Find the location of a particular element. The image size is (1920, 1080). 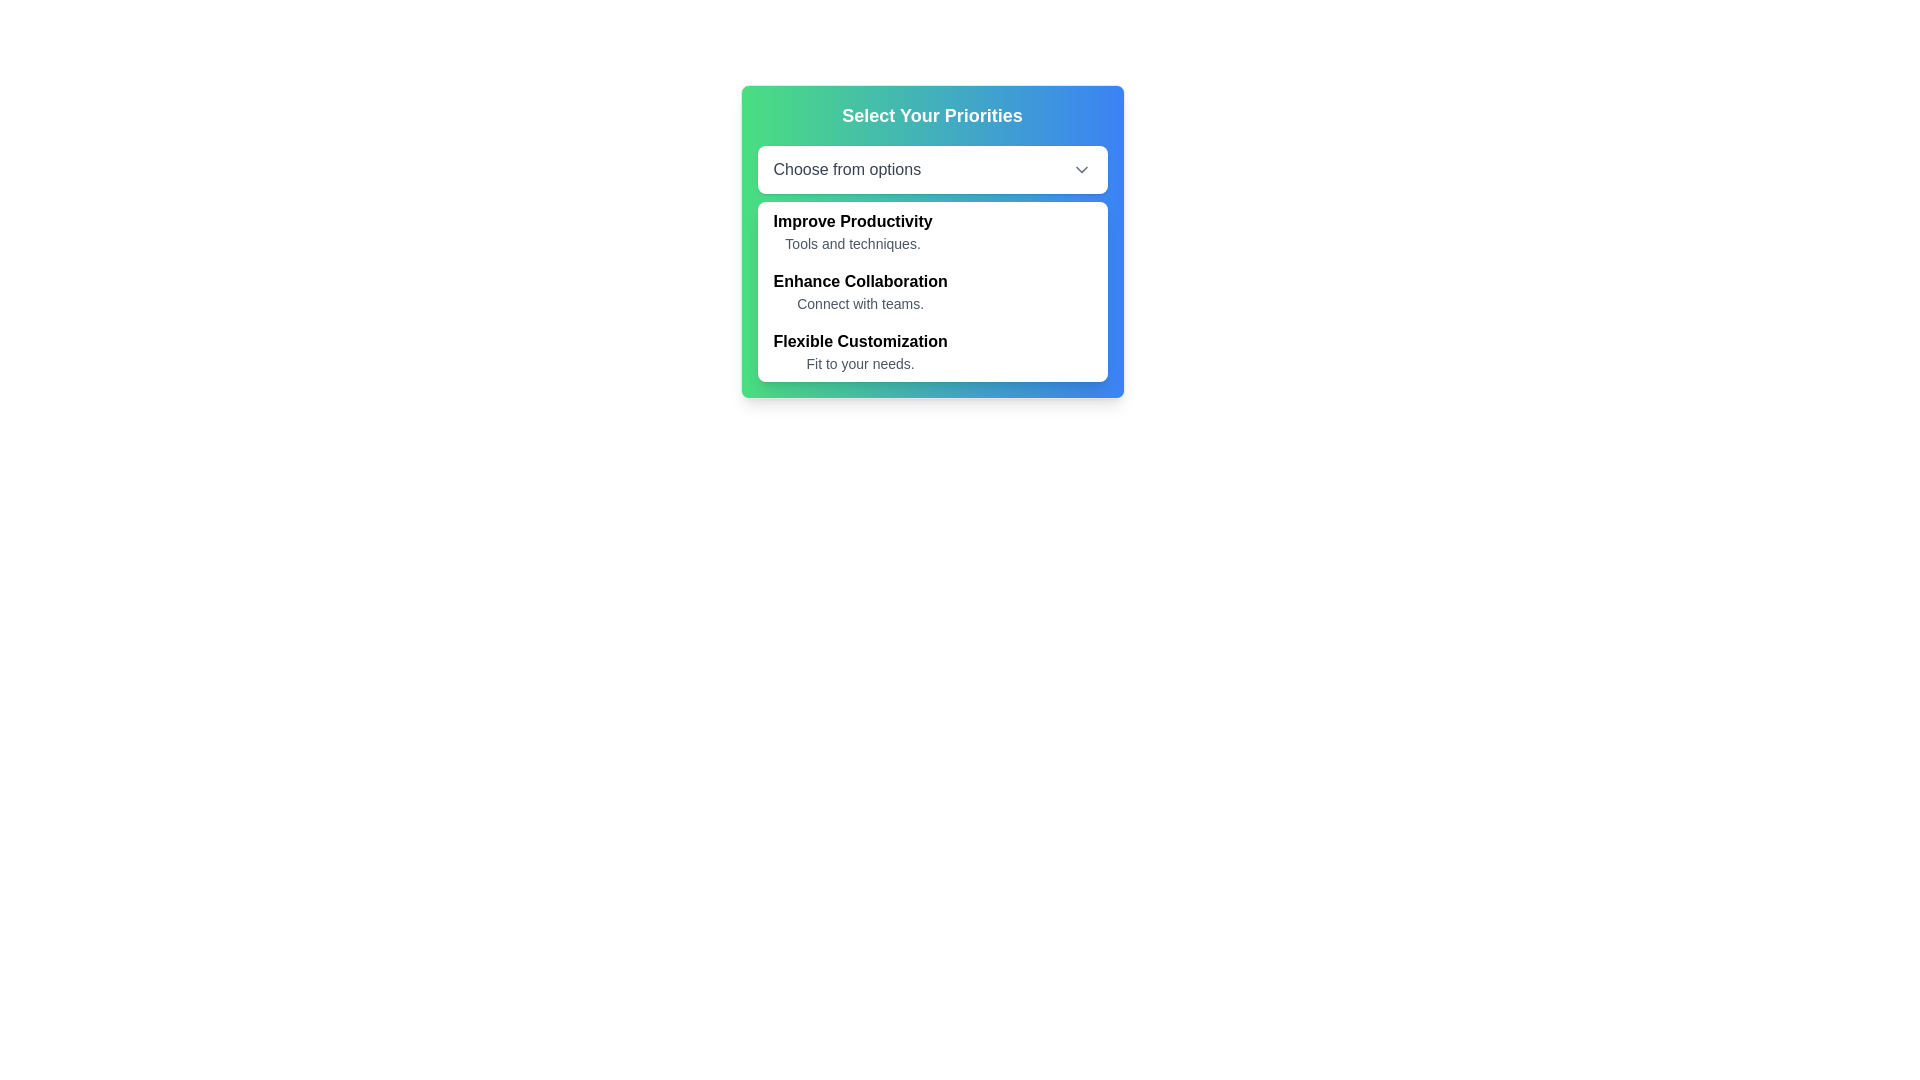

text label 'Flexible Customization' which is styled in bold font and located within a dropdown menu interface, positioned below the dropdown selection box and above the description text 'Fit to your needs.' is located at coordinates (860, 341).